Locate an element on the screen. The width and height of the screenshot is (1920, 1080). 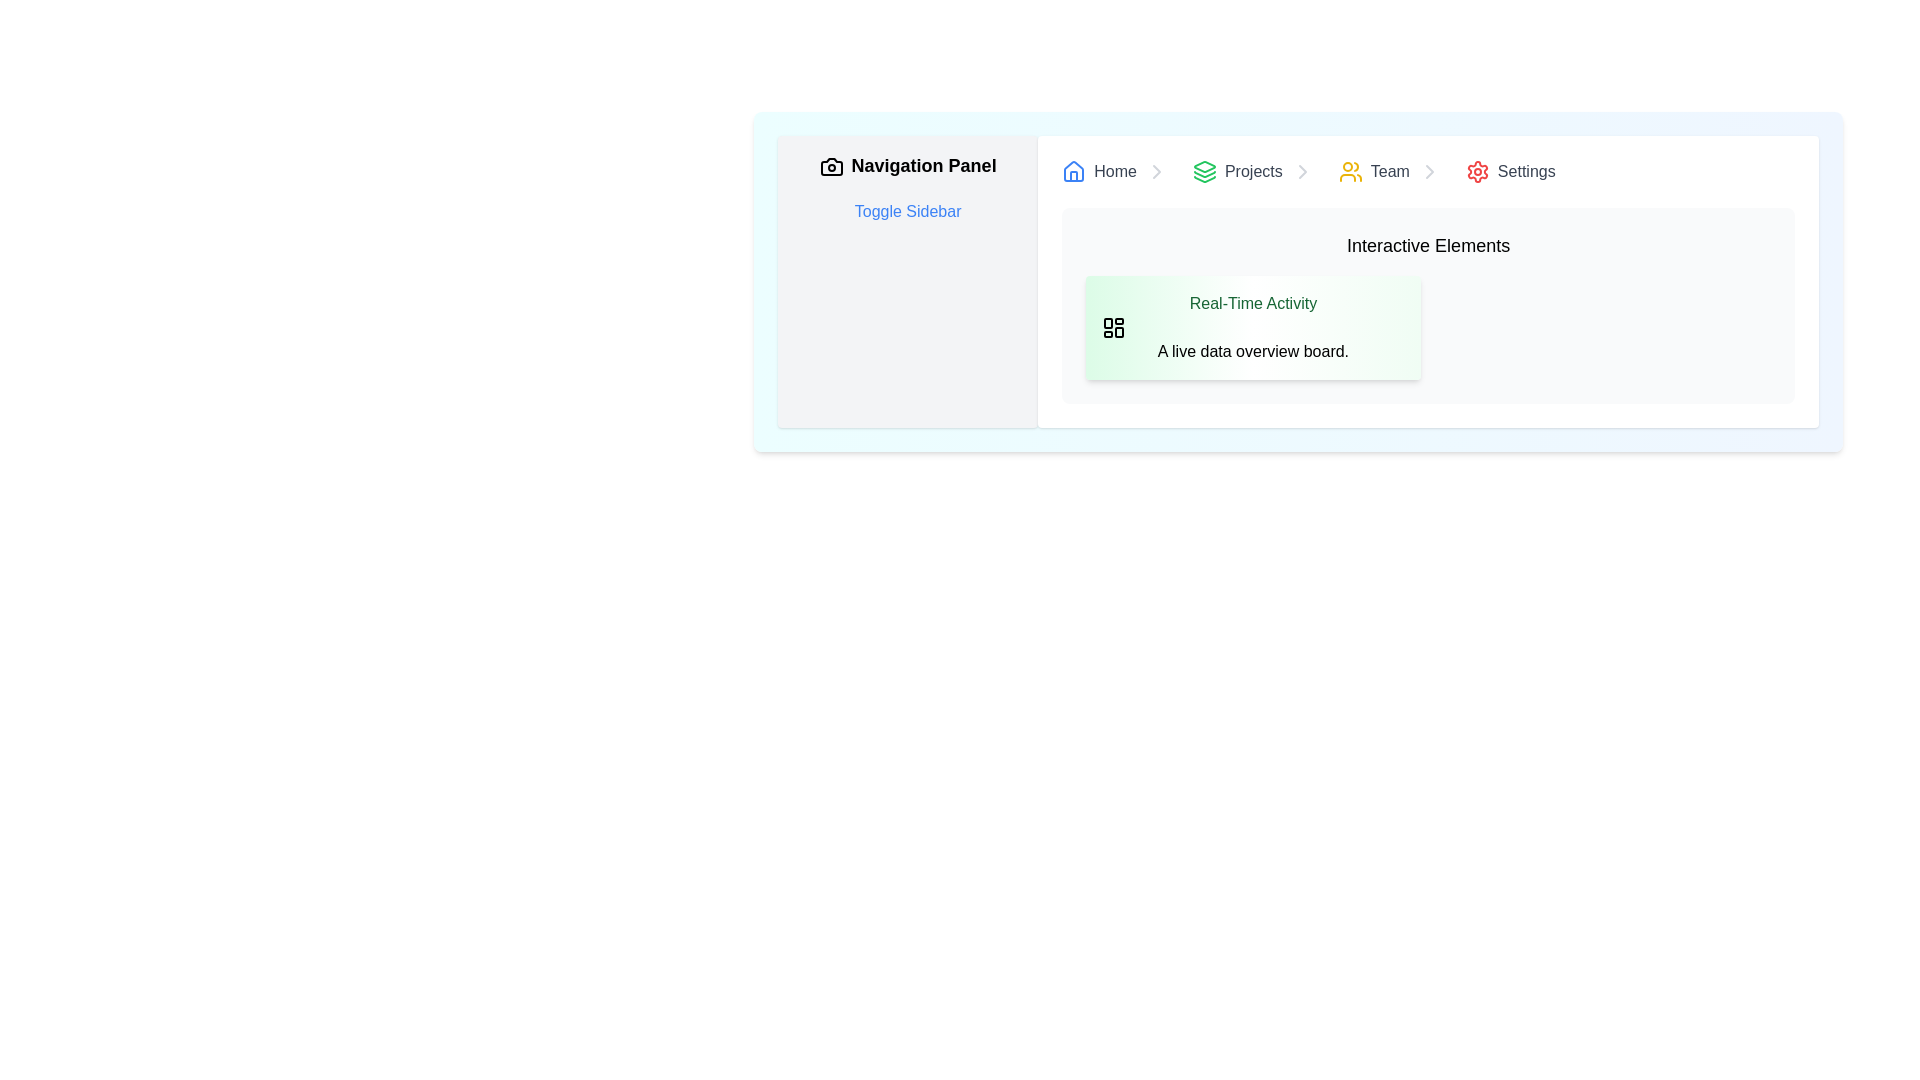
the 'Toggle Sidebar' text link button styled with a bold blue font is located at coordinates (907, 212).